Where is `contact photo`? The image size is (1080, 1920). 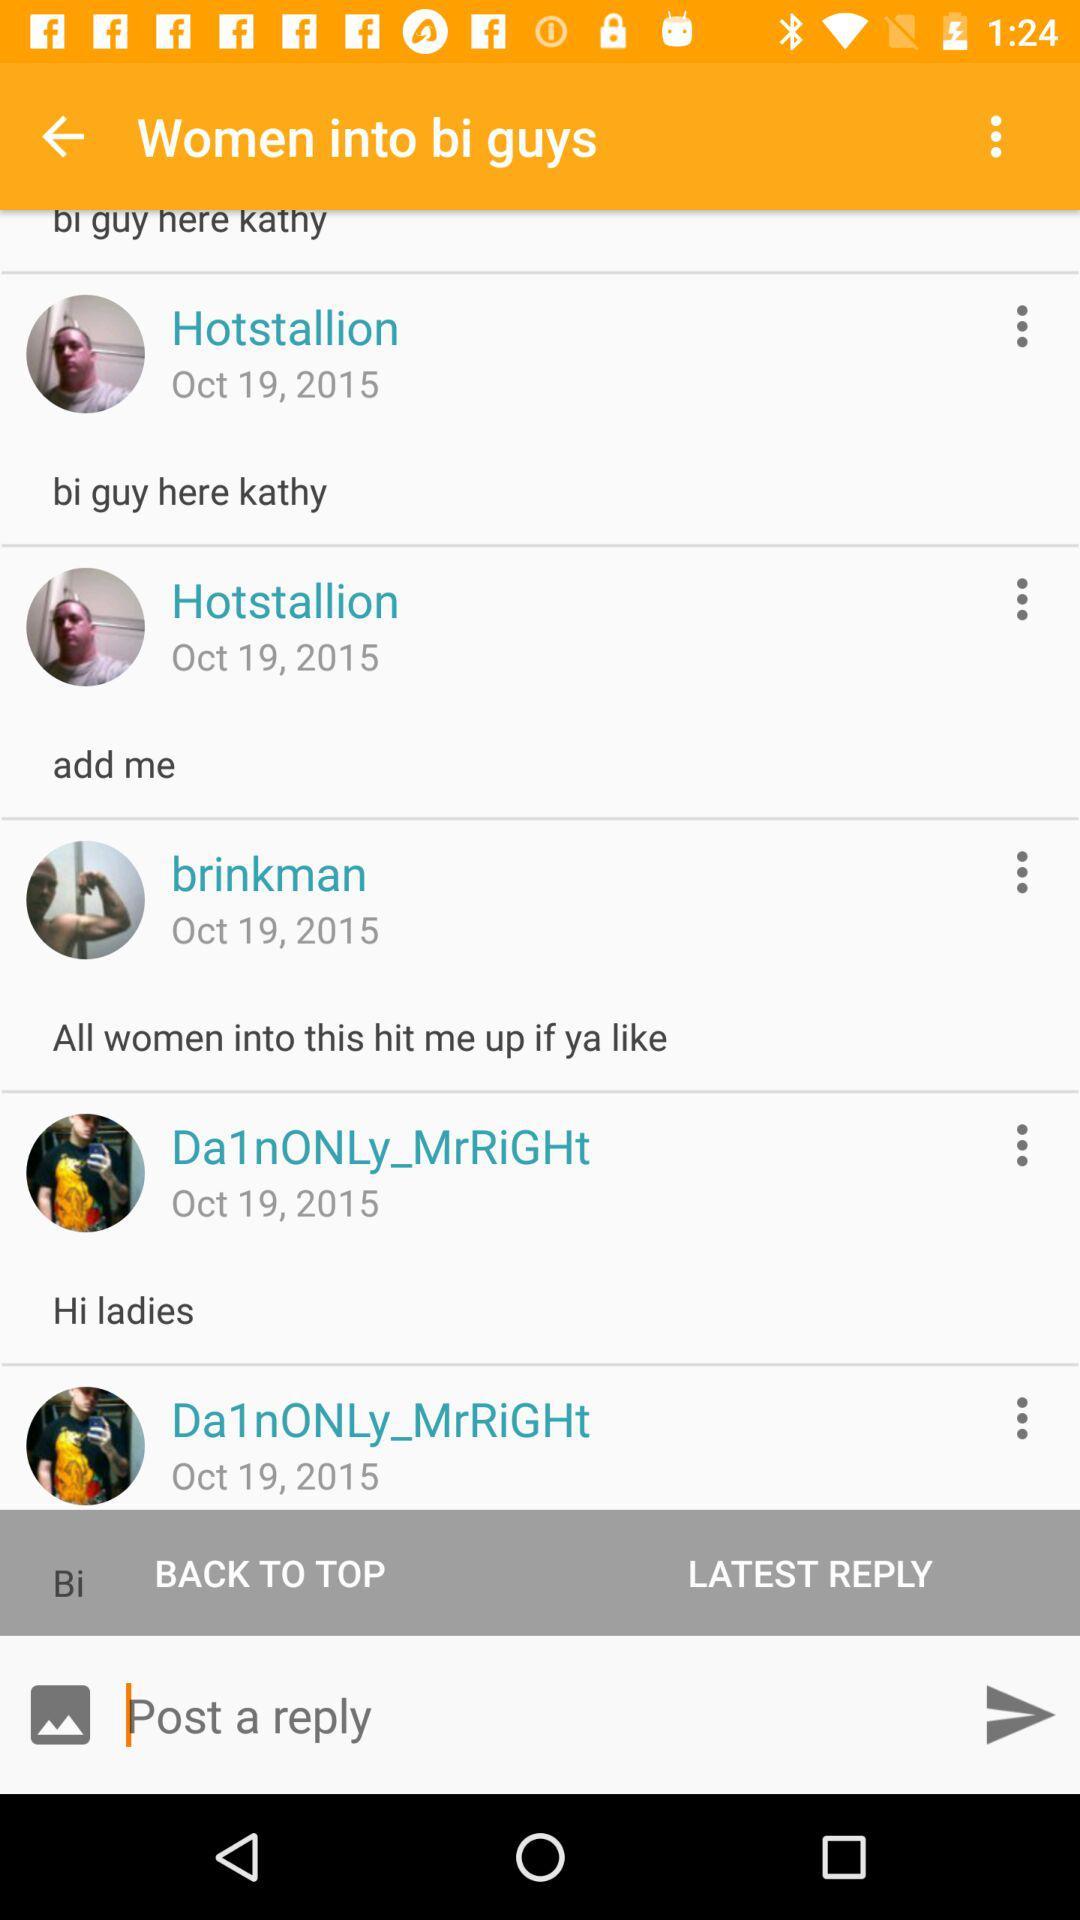
contact photo is located at coordinates (84, 626).